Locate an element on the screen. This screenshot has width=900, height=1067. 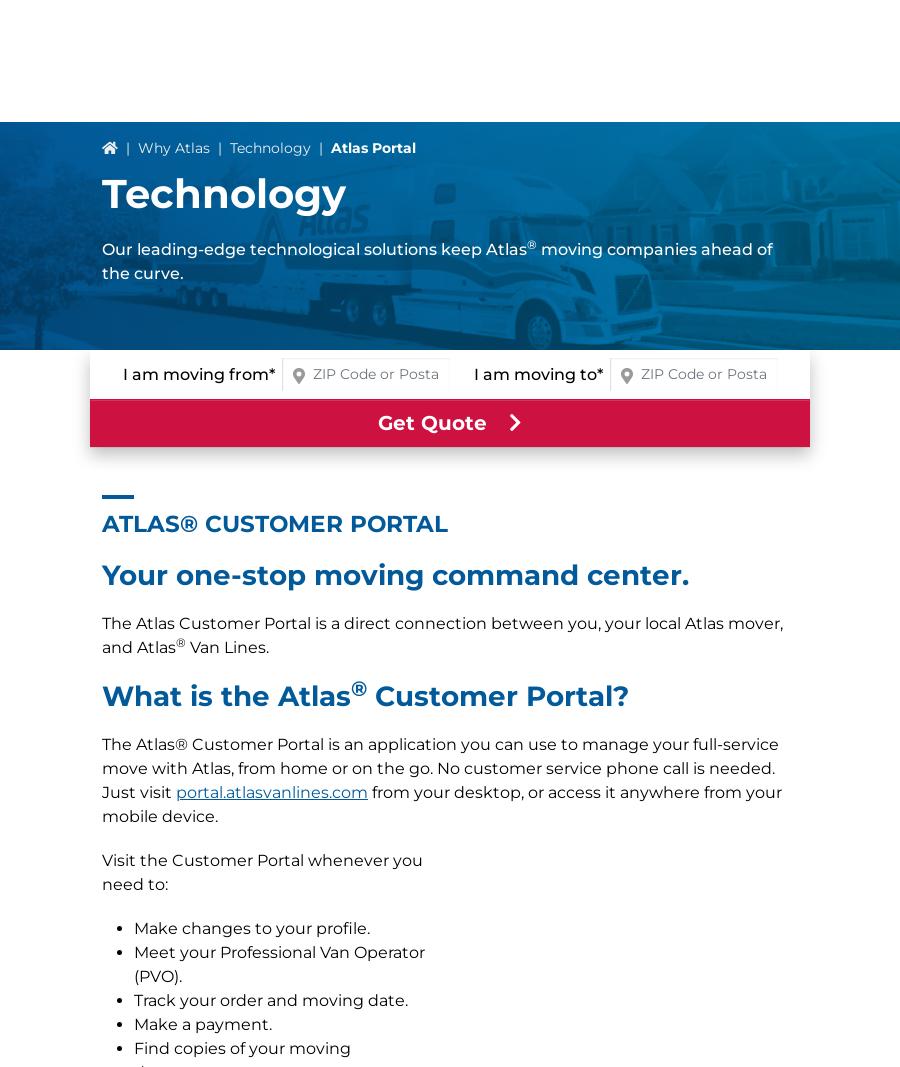
'Residential Moves' is located at coordinates (100, 688).